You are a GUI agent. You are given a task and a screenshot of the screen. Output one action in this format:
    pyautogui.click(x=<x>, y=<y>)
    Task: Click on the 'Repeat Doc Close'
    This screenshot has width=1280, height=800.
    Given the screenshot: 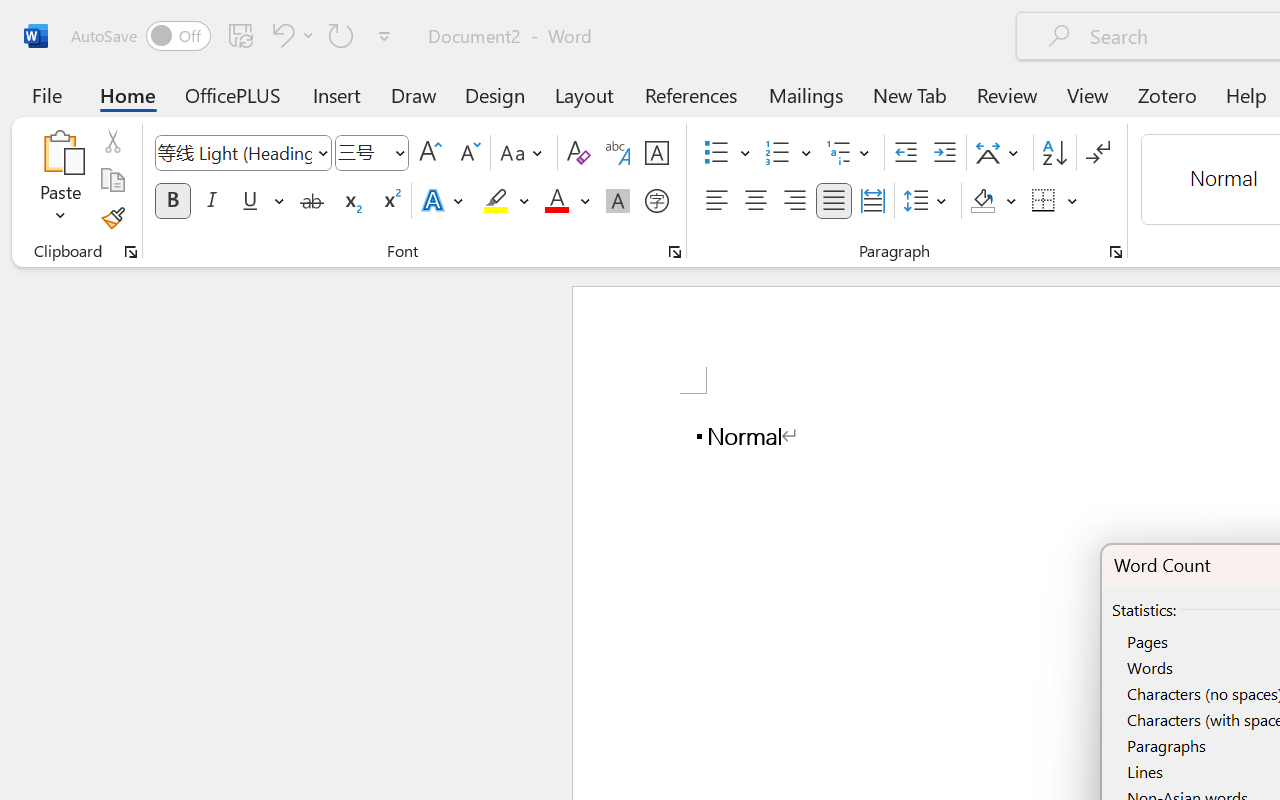 What is the action you would take?
    pyautogui.click(x=341, y=34)
    